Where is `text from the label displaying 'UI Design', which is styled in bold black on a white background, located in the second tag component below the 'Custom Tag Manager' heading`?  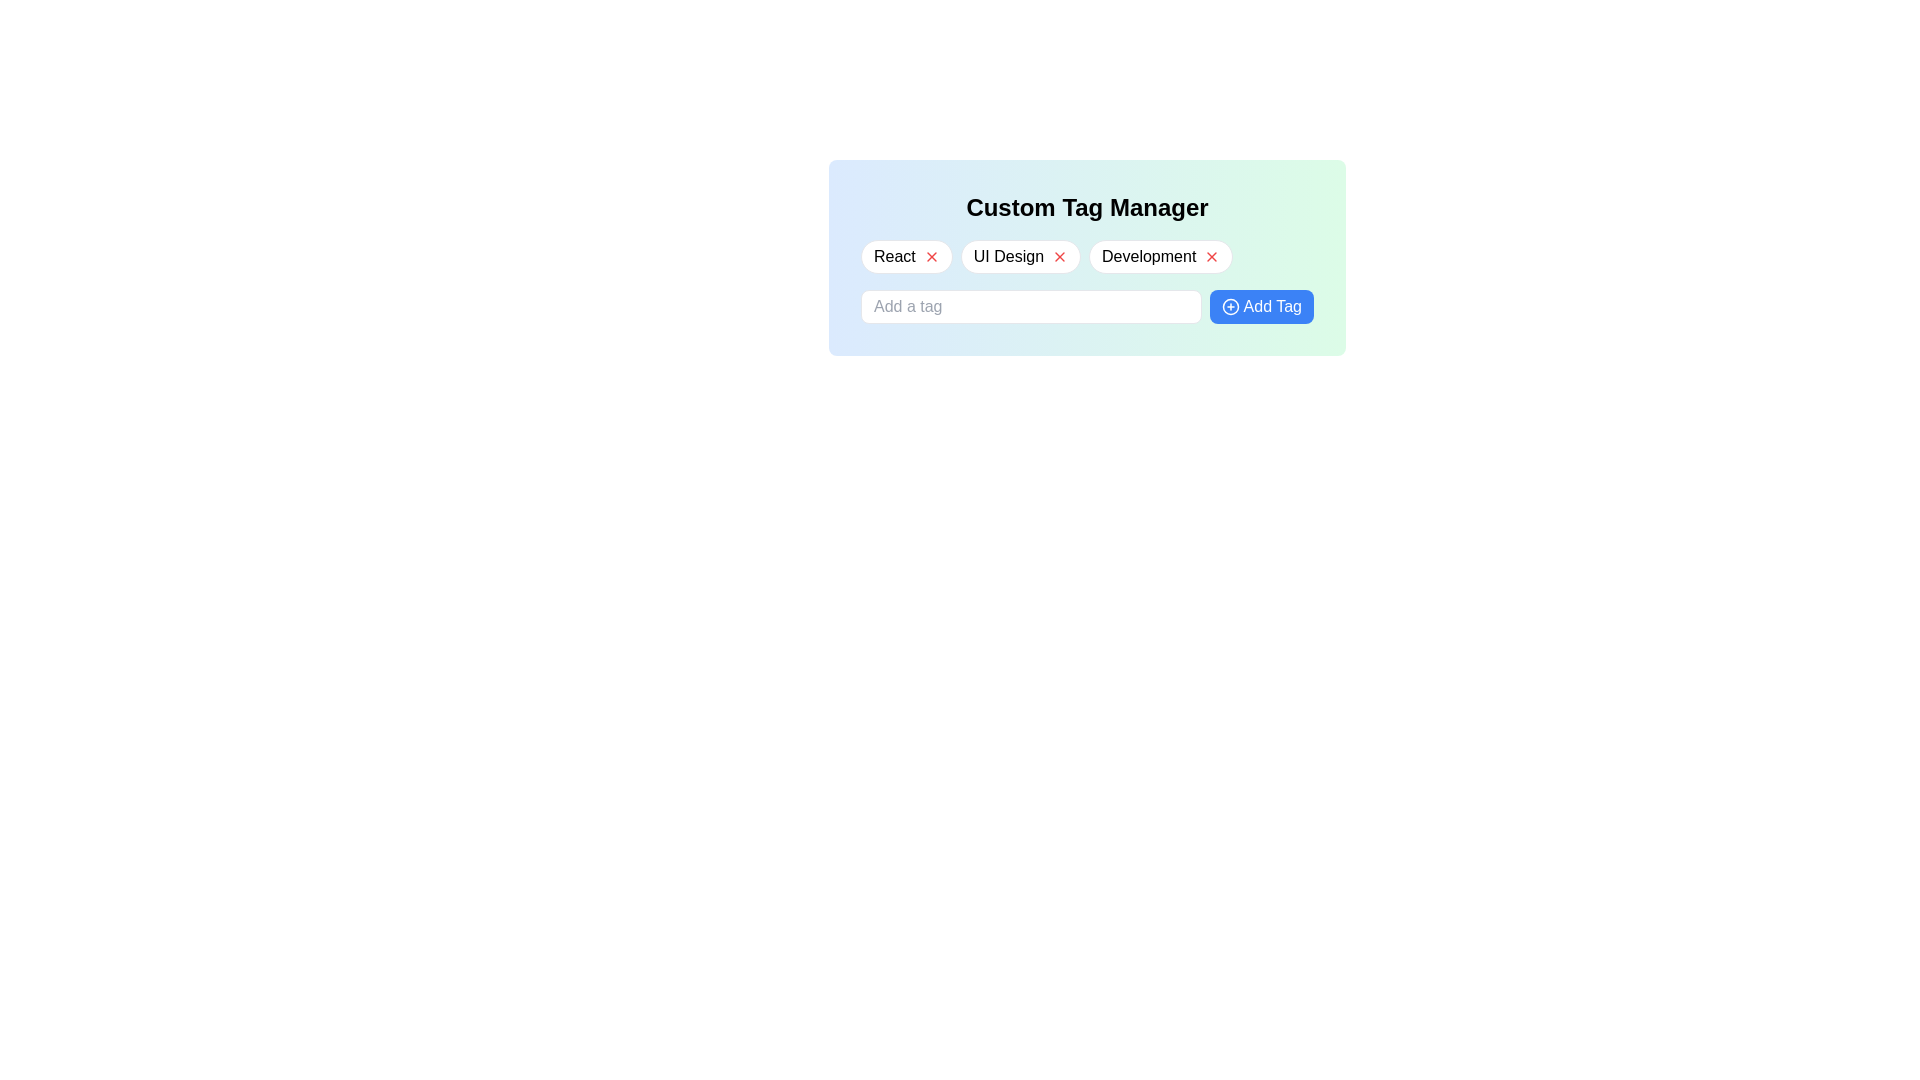 text from the label displaying 'UI Design', which is styled in bold black on a white background, located in the second tag component below the 'Custom Tag Manager' heading is located at coordinates (1008, 256).